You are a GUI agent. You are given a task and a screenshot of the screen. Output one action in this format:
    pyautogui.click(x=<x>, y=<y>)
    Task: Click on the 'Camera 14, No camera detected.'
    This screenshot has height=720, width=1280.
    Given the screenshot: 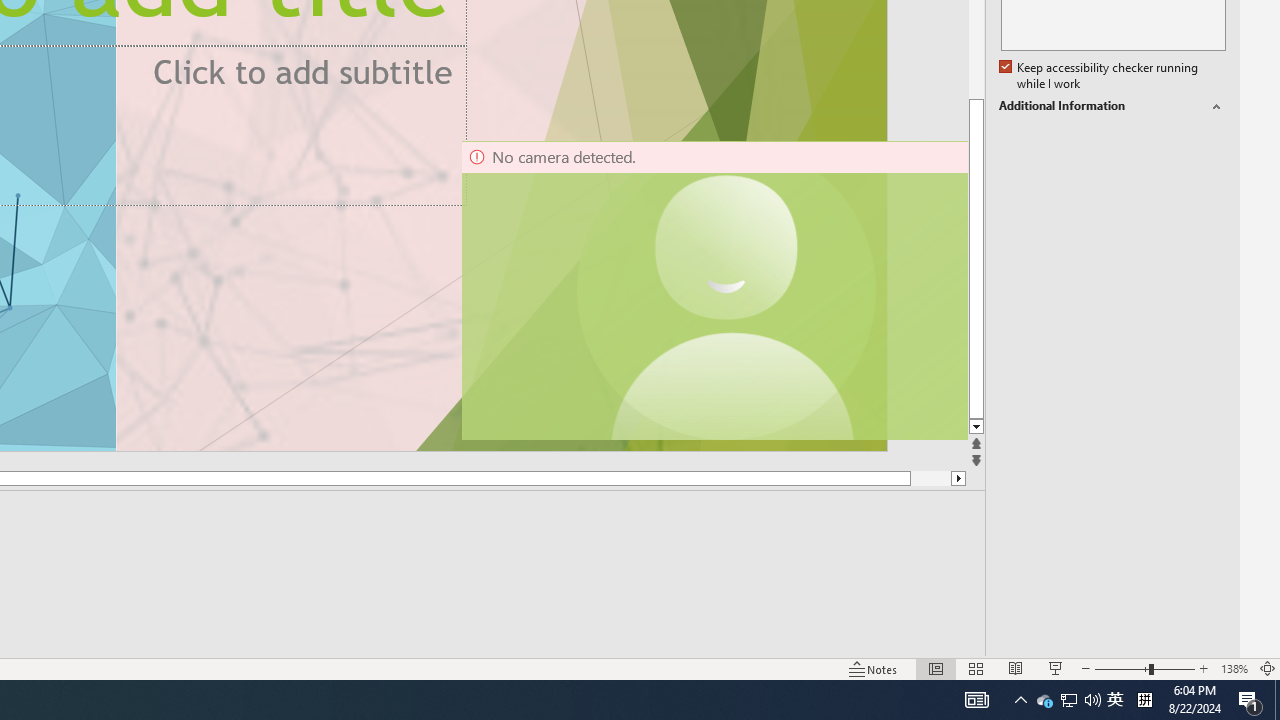 What is the action you would take?
    pyautogui.click(x=713, y=290)
    